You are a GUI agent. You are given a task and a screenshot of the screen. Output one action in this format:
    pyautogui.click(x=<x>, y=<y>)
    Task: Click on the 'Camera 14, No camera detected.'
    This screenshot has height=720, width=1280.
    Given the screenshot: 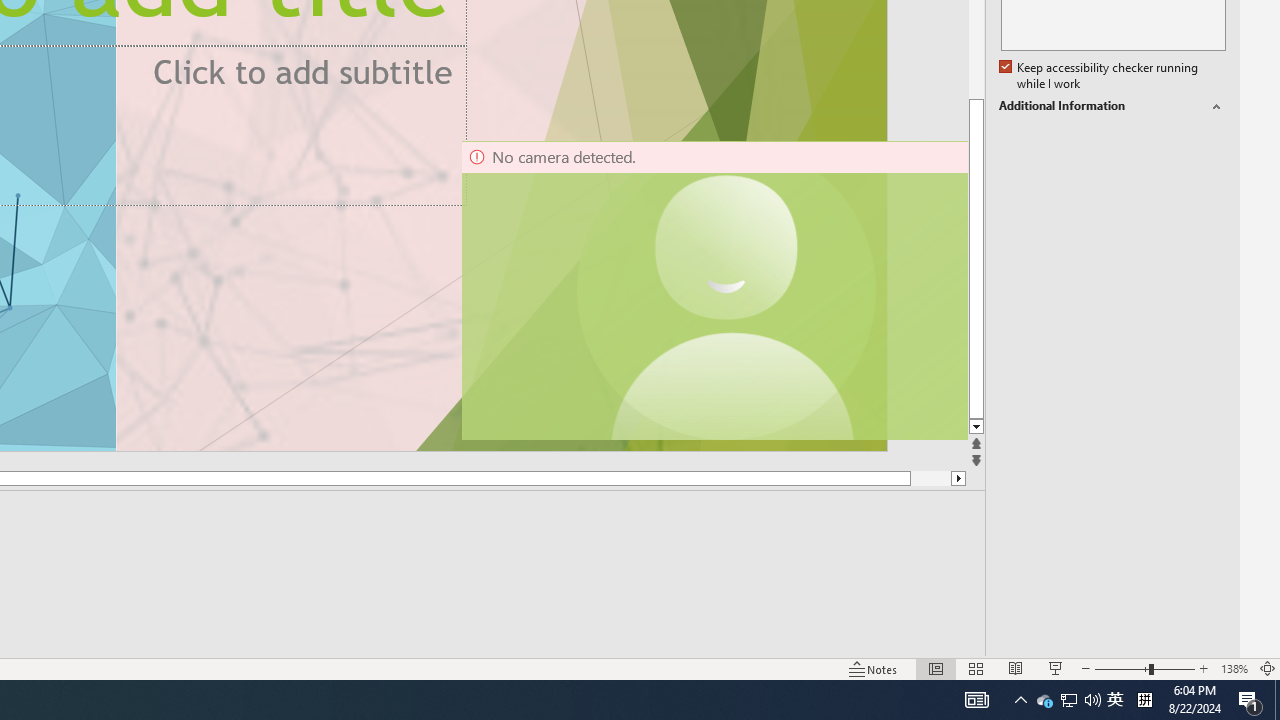 What is the action you would take?
    pyautogui.click(x=713, y=290)
    